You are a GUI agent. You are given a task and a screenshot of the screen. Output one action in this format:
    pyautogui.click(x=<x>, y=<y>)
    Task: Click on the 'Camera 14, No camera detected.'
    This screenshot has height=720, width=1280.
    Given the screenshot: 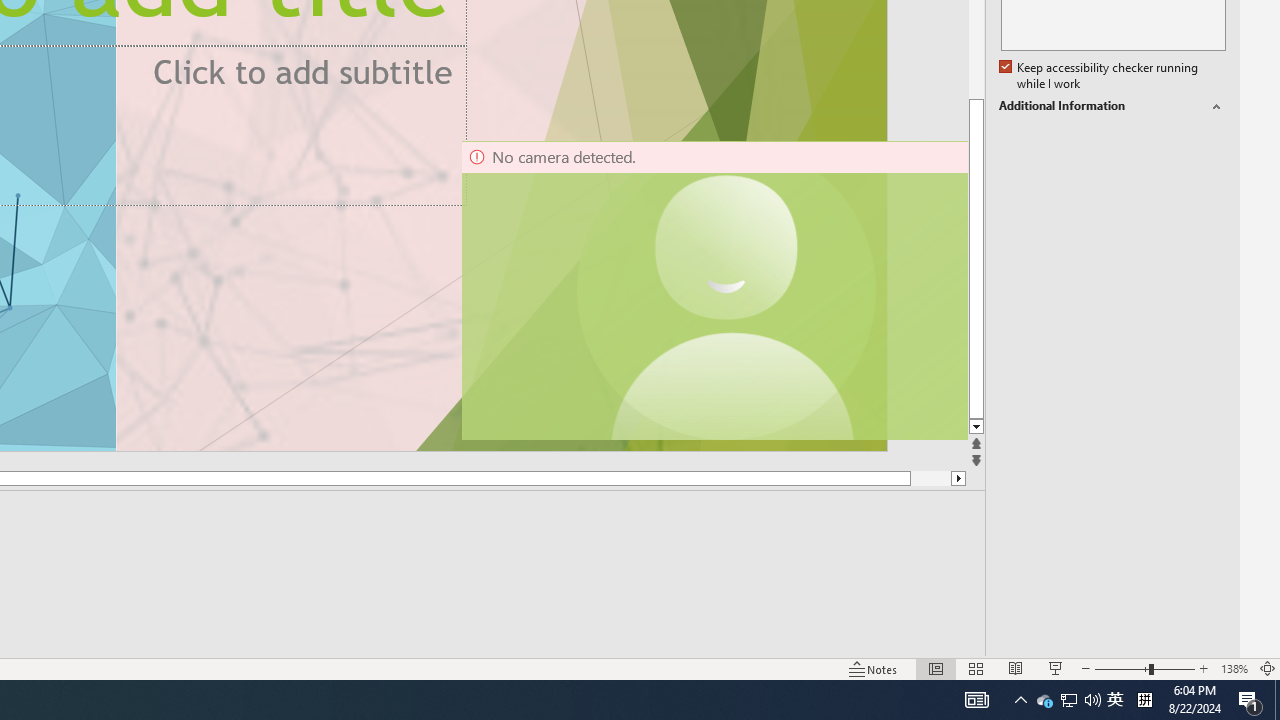 What is the action you would take?
    pyautogui.click(x=713, y=290)
    